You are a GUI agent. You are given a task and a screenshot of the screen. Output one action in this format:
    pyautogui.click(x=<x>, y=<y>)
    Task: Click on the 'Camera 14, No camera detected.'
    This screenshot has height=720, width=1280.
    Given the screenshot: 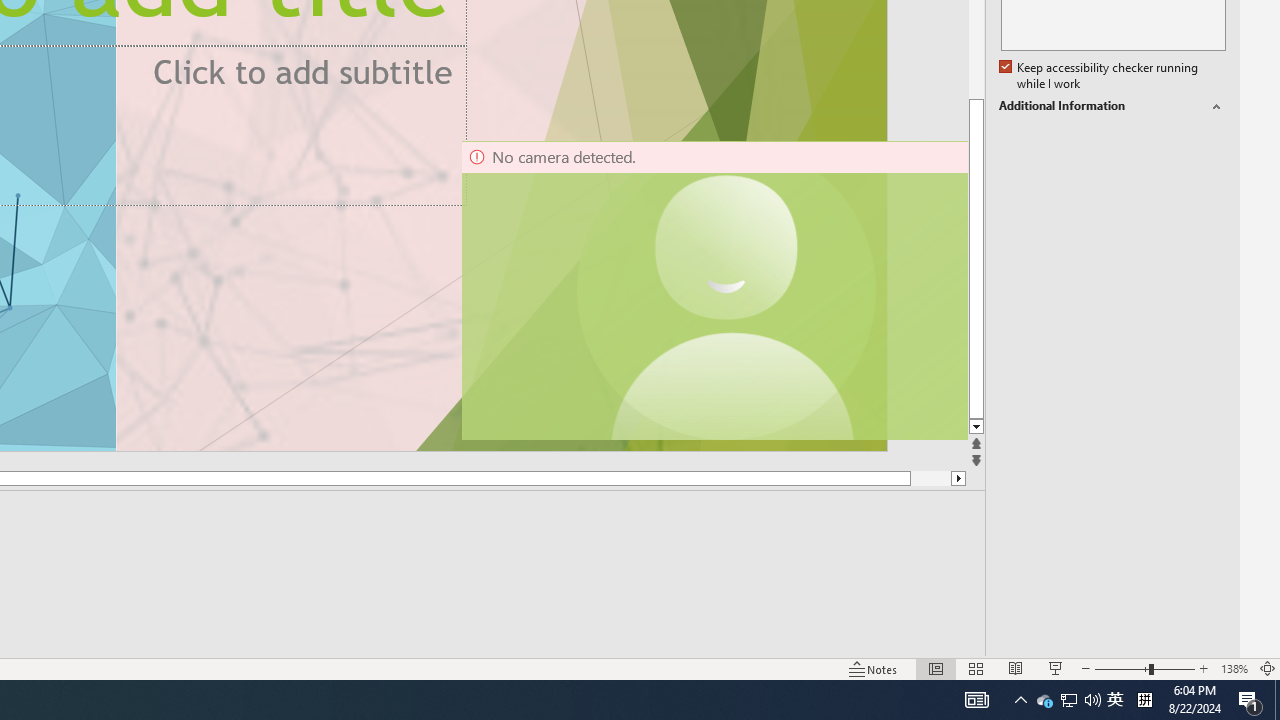 What is the action you would take?
    pyautogui.click(x=713, y=290)
    